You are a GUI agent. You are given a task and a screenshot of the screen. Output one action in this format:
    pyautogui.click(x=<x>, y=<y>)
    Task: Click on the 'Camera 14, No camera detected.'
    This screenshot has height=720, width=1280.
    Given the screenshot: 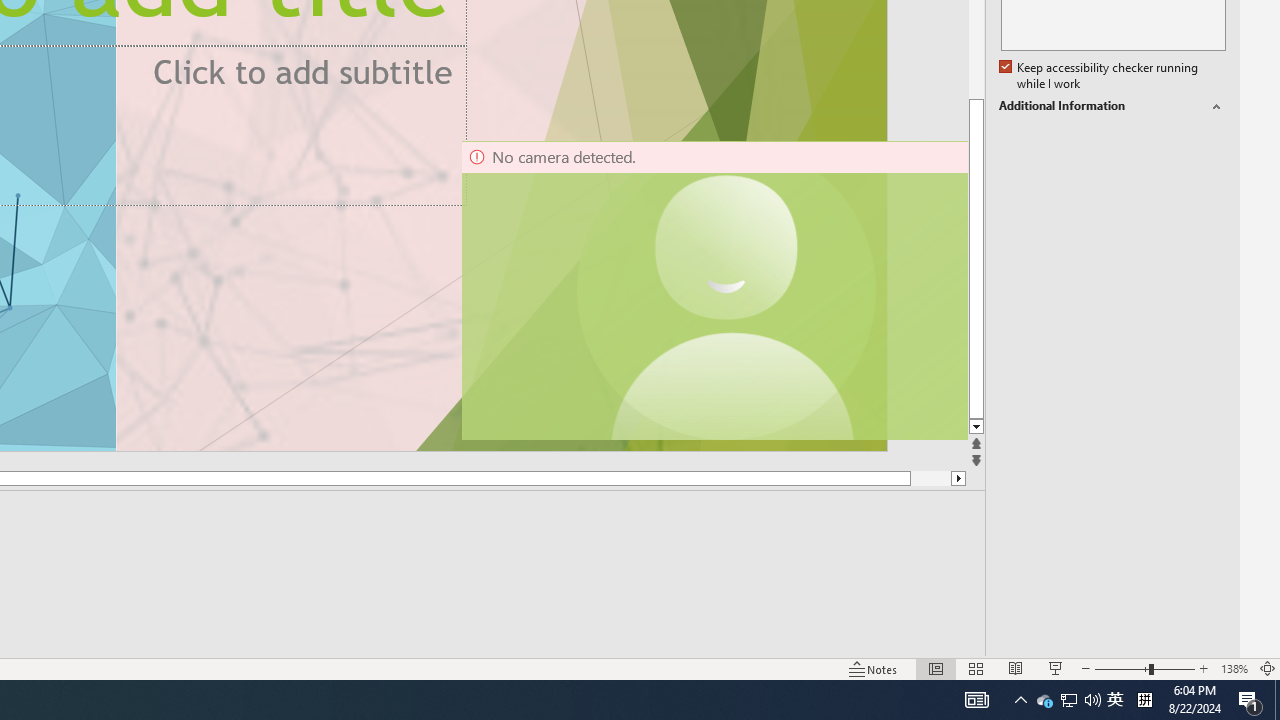 What is the action you would take?
    pyautogui.click(x=713, y=290)
    